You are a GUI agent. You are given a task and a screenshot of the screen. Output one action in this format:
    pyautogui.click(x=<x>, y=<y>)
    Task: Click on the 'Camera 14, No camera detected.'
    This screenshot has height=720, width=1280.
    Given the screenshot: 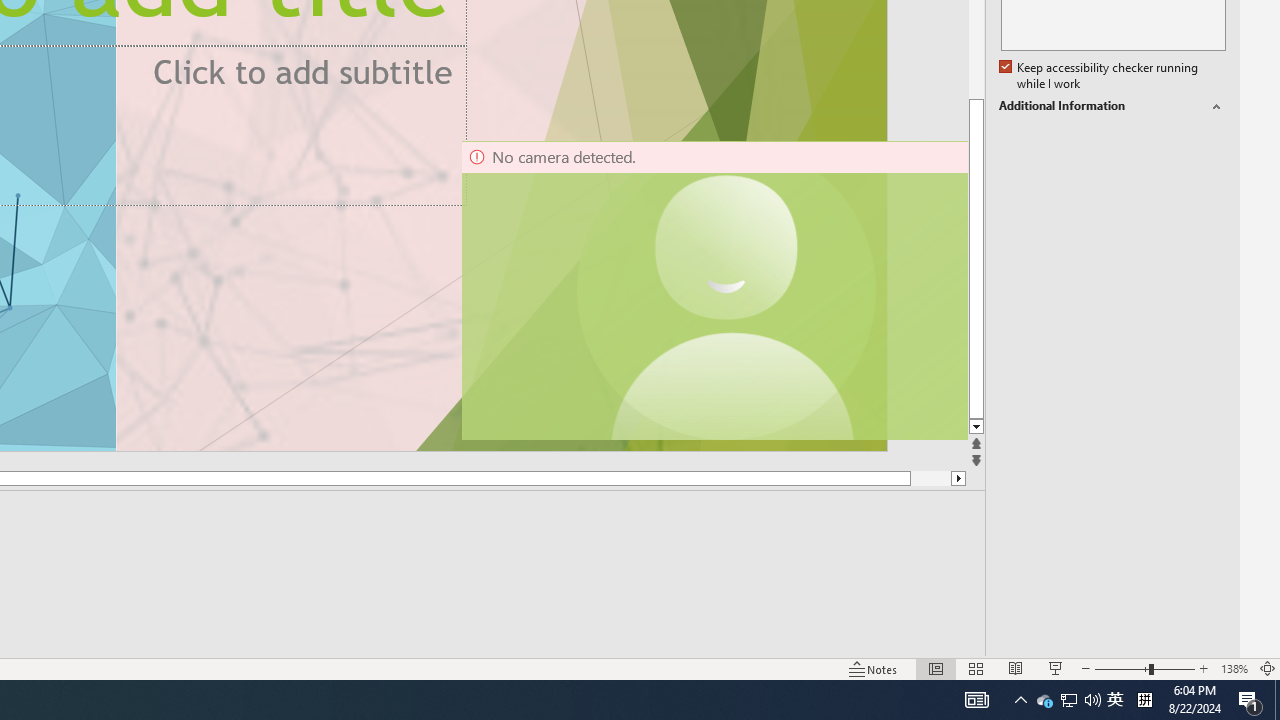 What is the action you would take?
    pyautogui.click(x=713, y=290)
    